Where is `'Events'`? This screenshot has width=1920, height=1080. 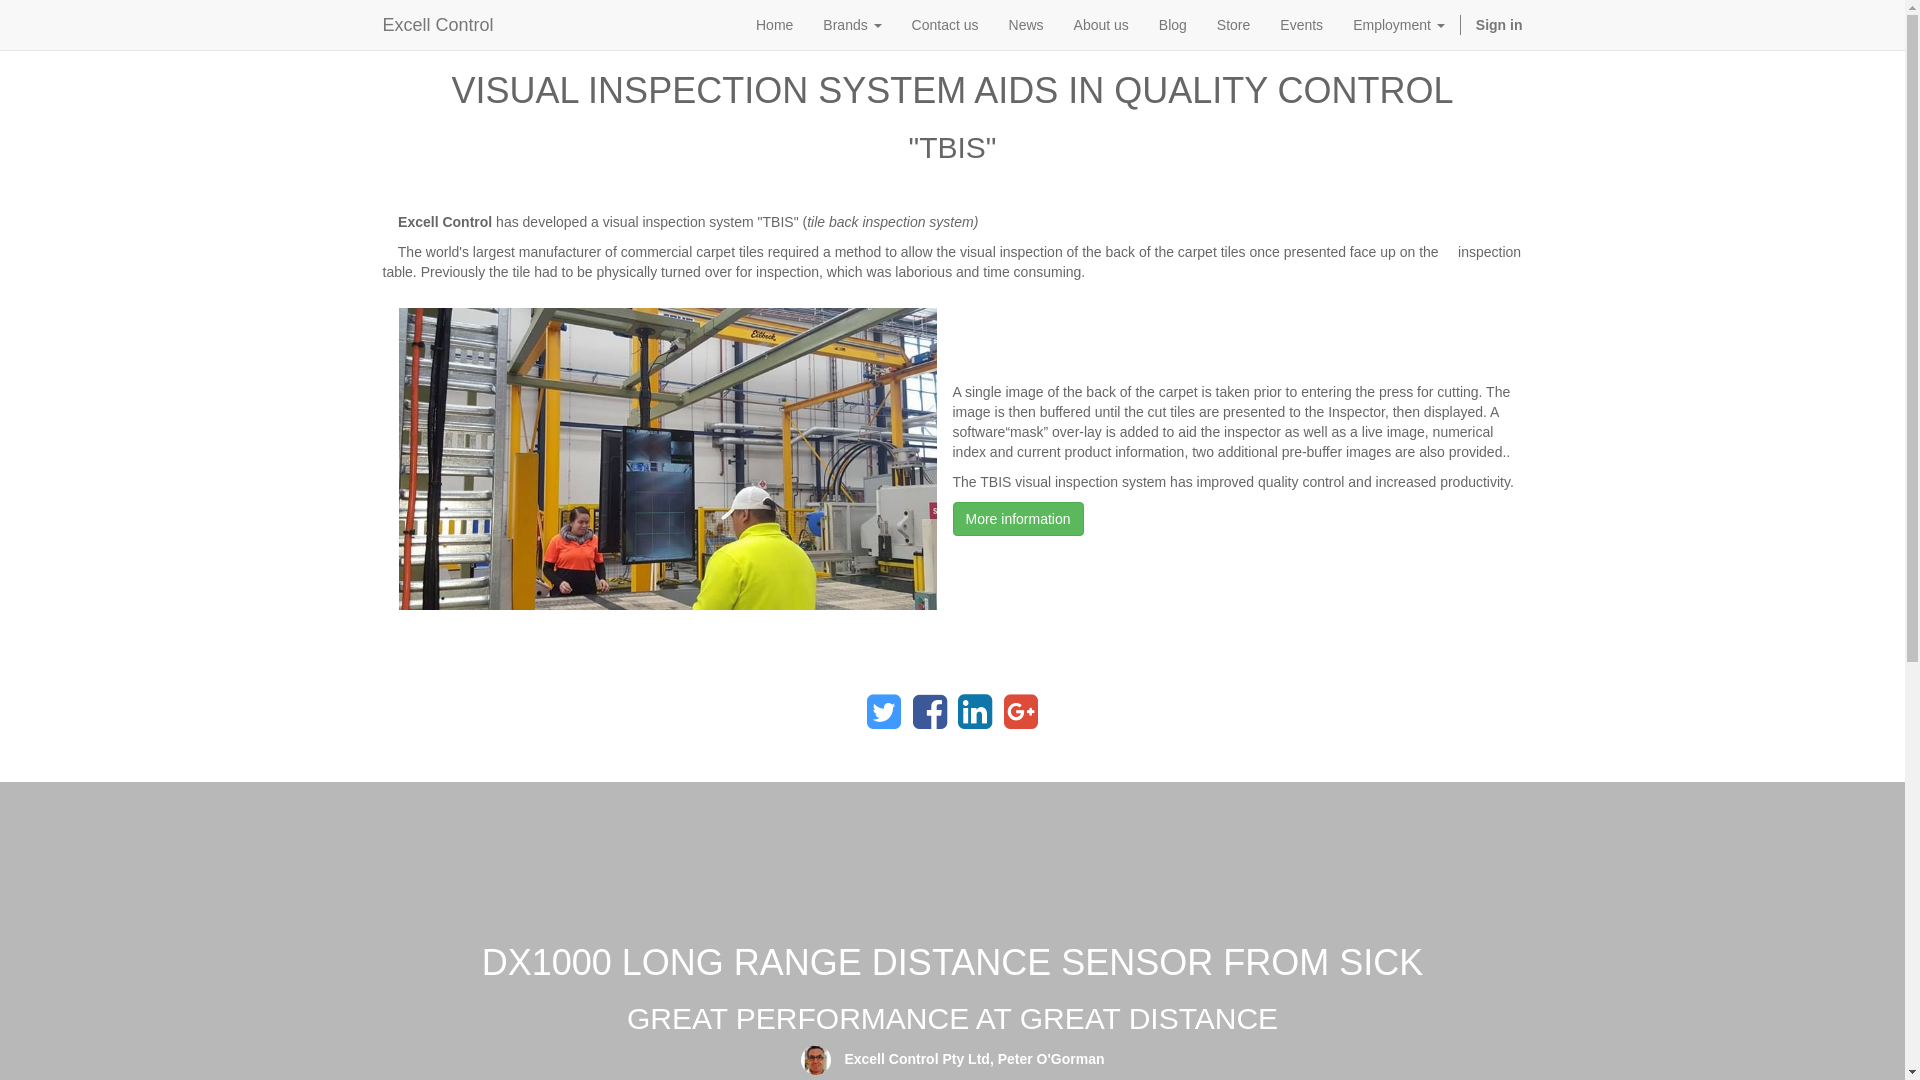 'Events' is located at coordinates (1301, 24).